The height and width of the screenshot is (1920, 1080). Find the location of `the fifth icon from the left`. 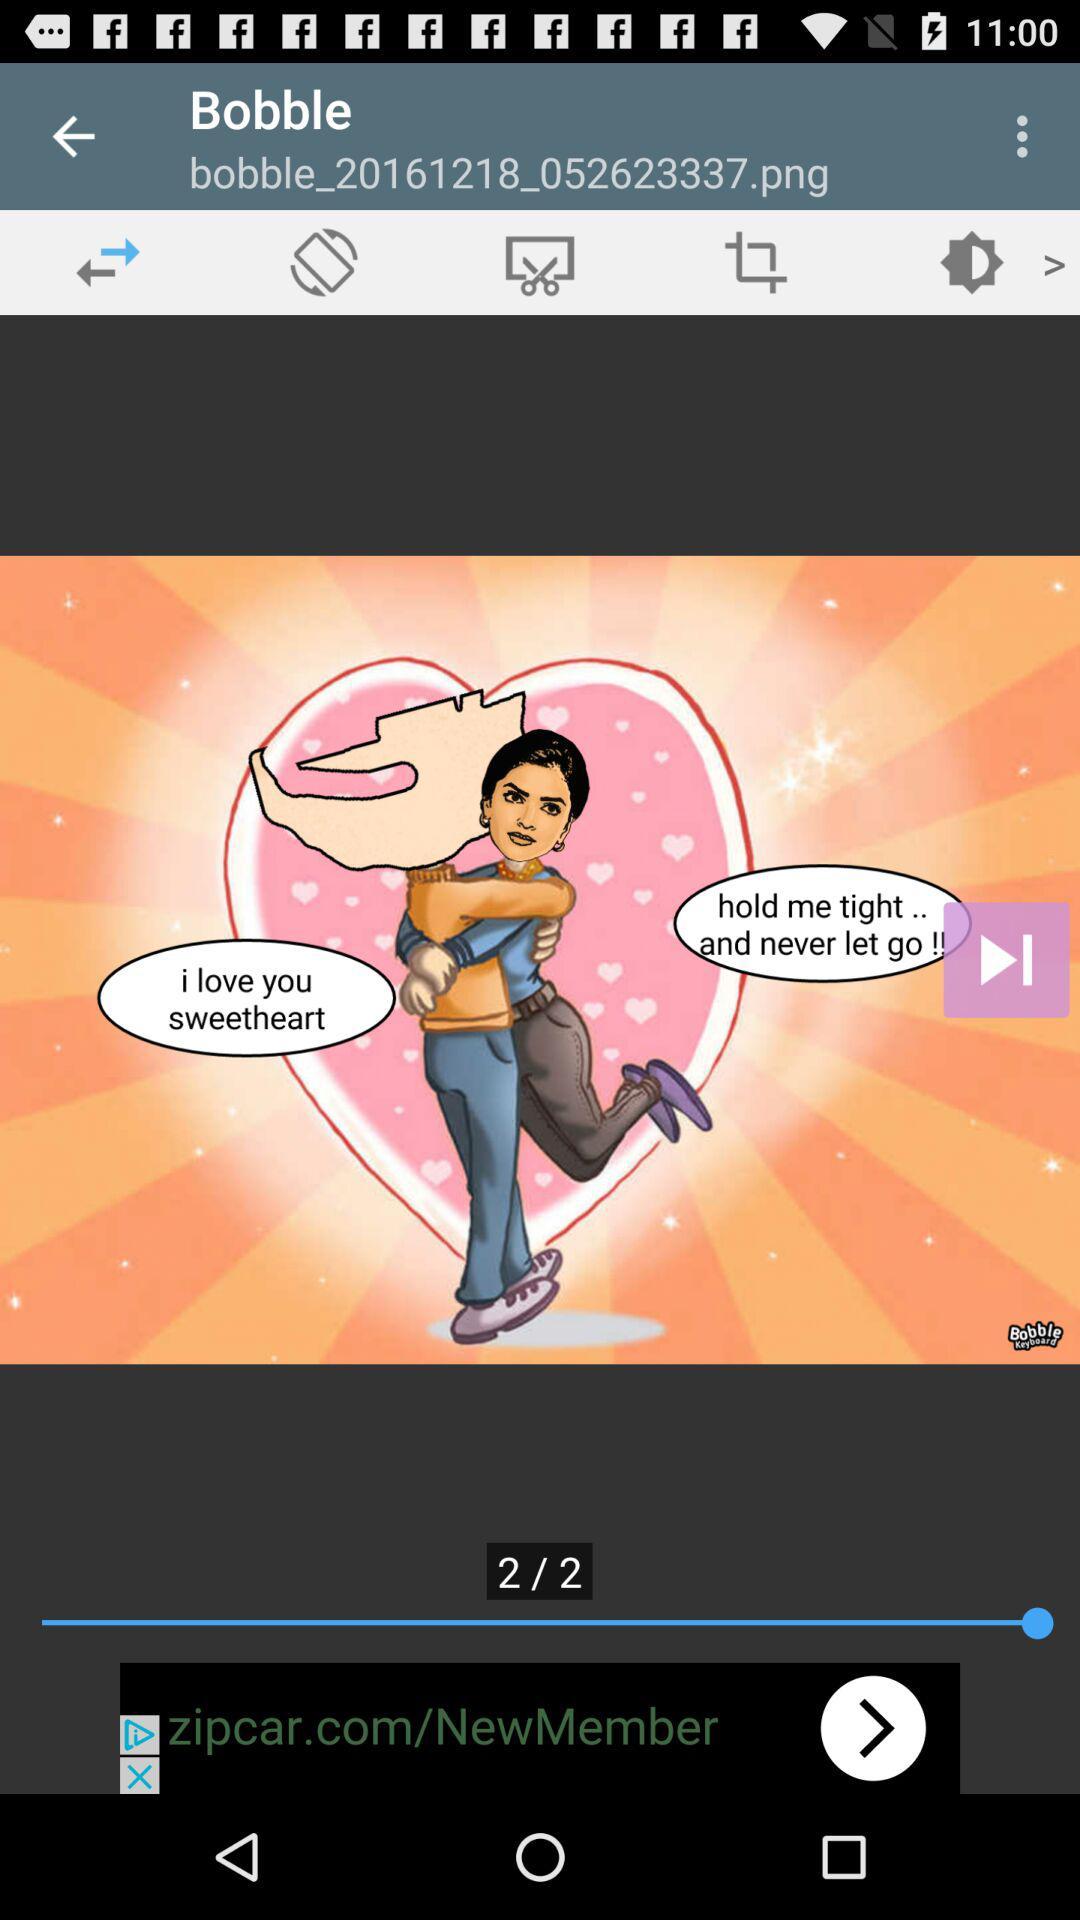

the fifth icon from the left is located at coordinates (971, 261).